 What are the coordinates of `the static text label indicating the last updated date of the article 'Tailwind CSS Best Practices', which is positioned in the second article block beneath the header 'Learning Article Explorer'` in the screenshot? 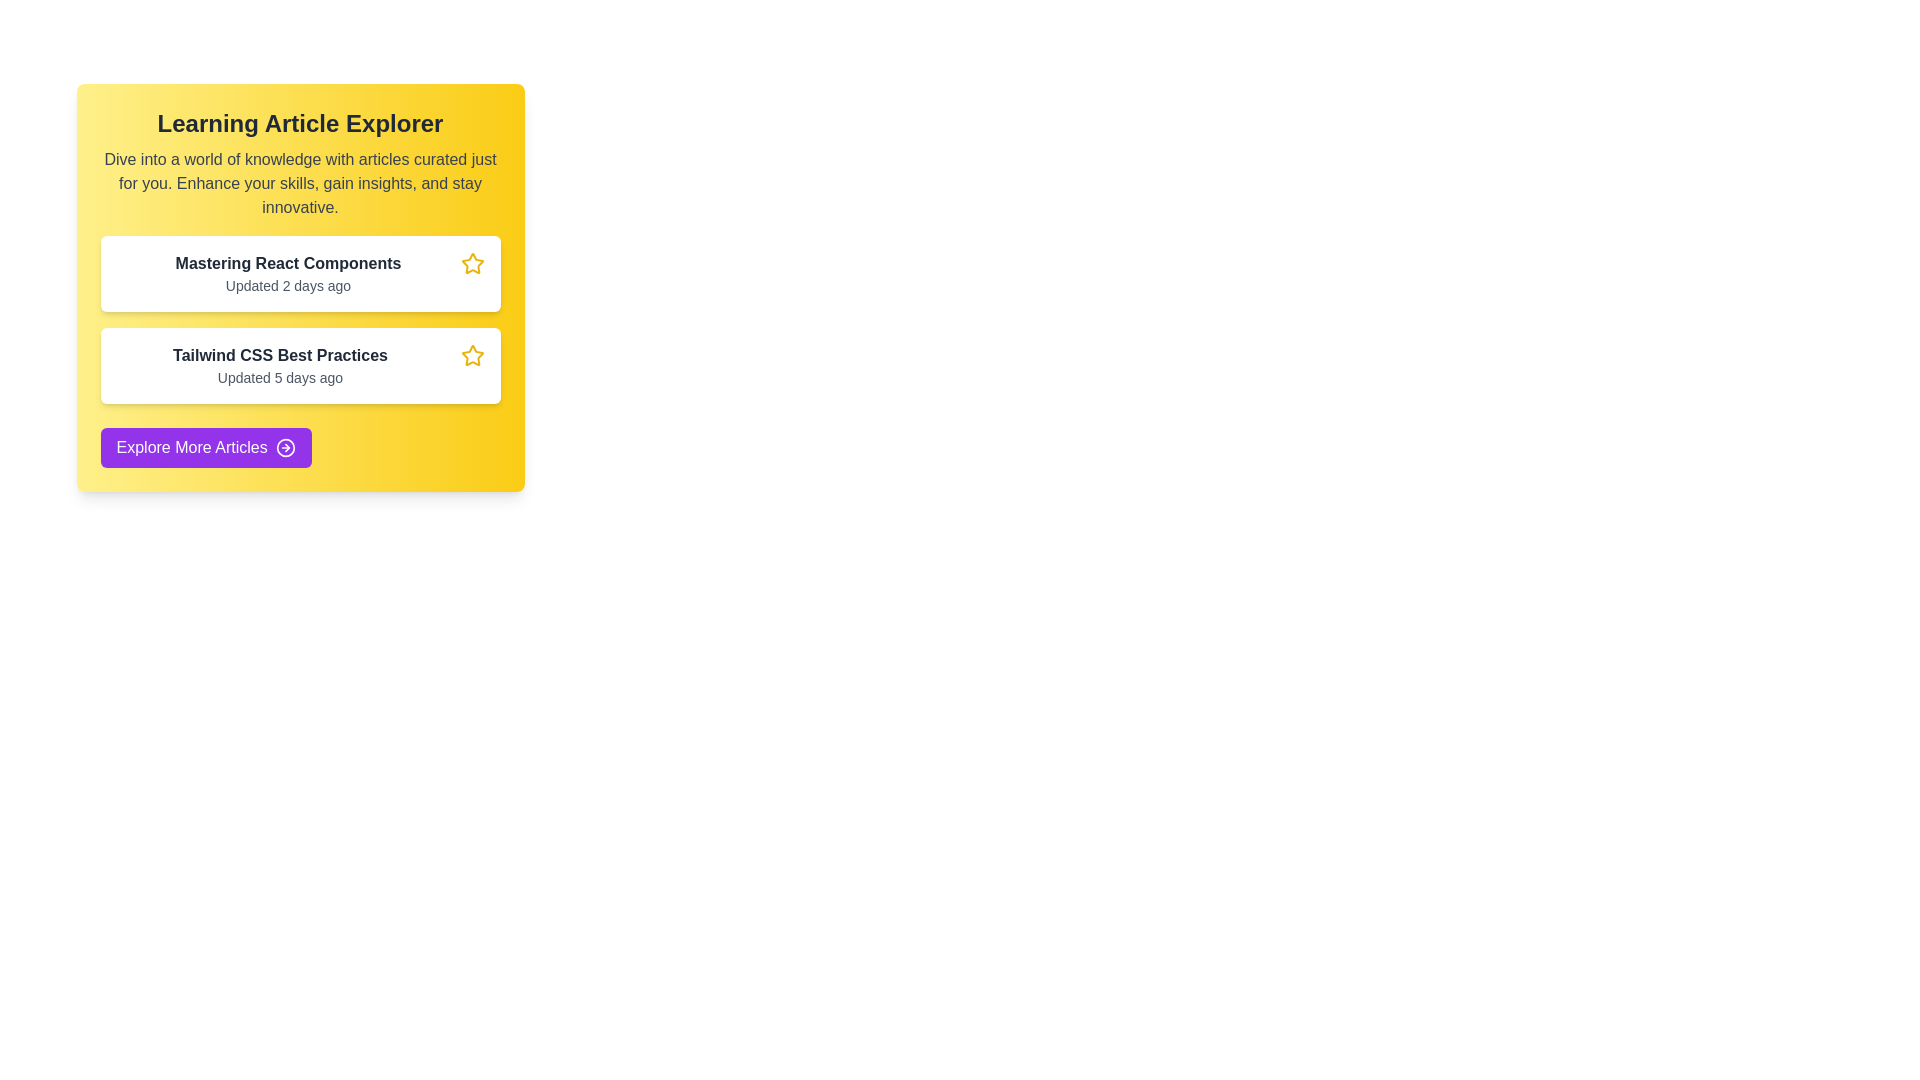 It's located at (279, 378).